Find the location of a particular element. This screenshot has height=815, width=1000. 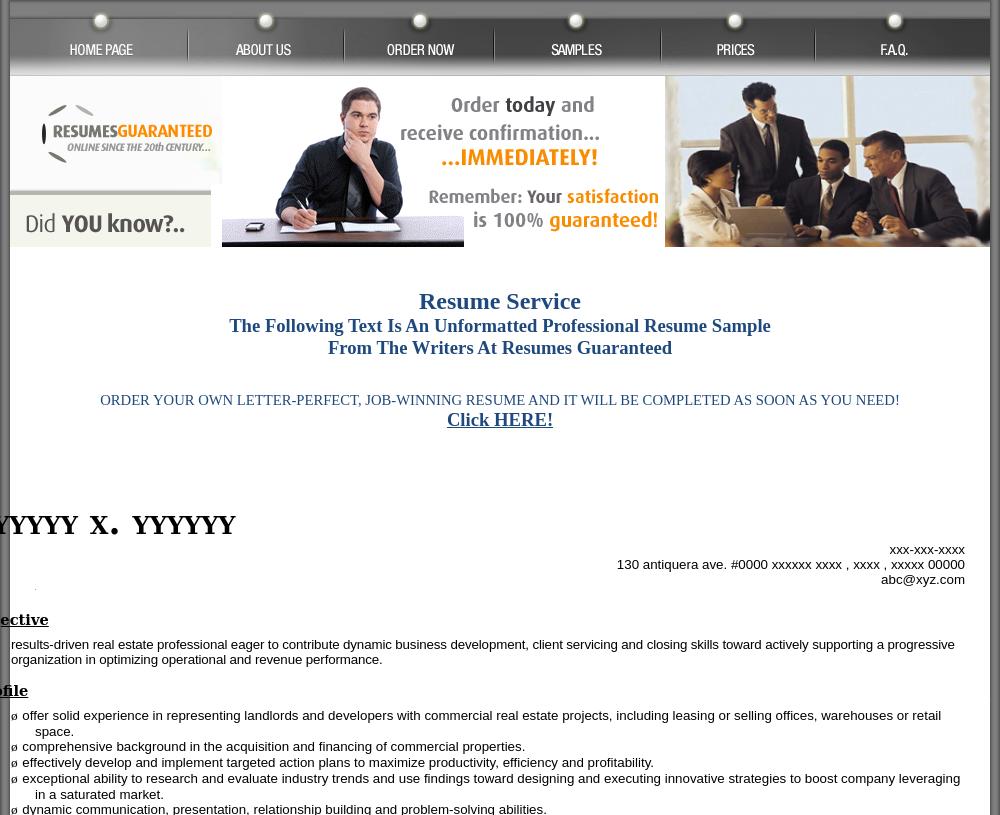

'effectively
develop and implement targeted action plans to maximize productivity,
efficiency and profitability.' is located at coordinates (337, 761).